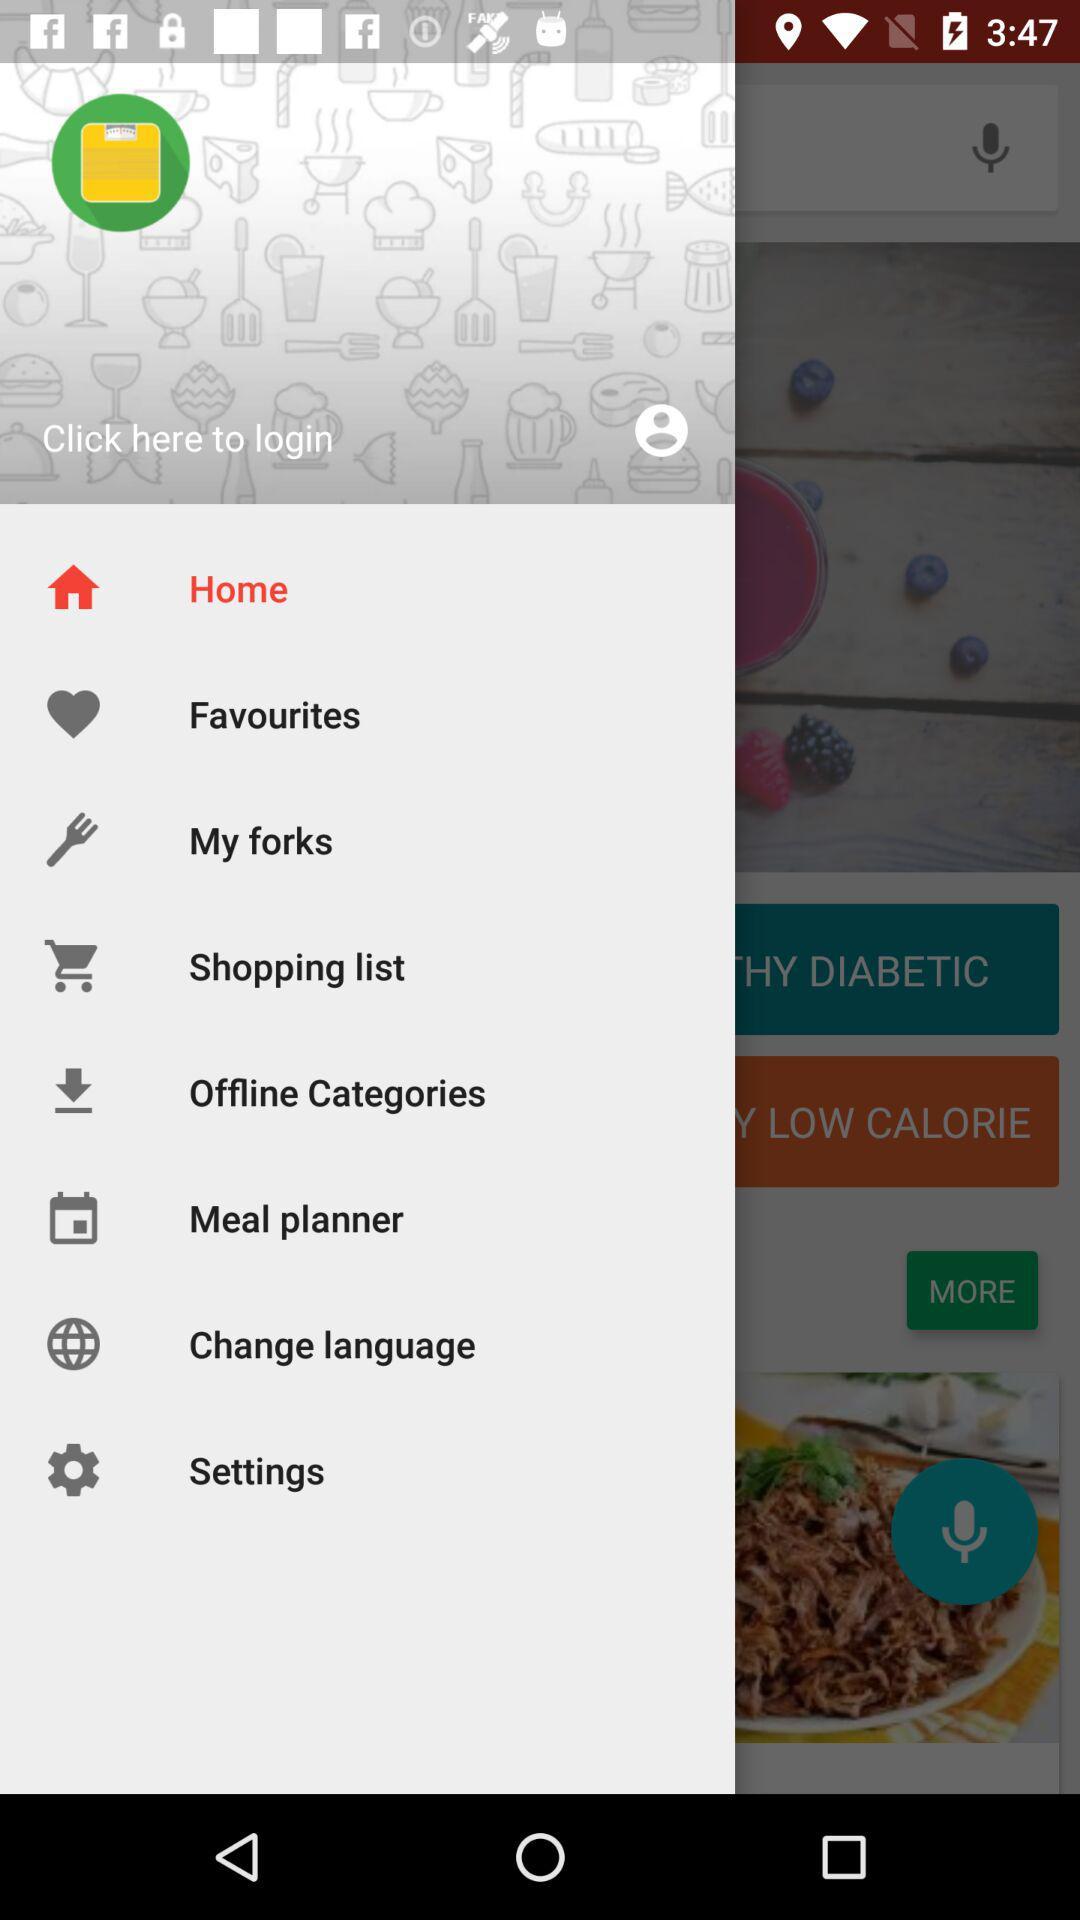  What do you see at coordinates (990, 146) in the screenshot?
I see `the microphone icon` at bounding box center [990, 146].